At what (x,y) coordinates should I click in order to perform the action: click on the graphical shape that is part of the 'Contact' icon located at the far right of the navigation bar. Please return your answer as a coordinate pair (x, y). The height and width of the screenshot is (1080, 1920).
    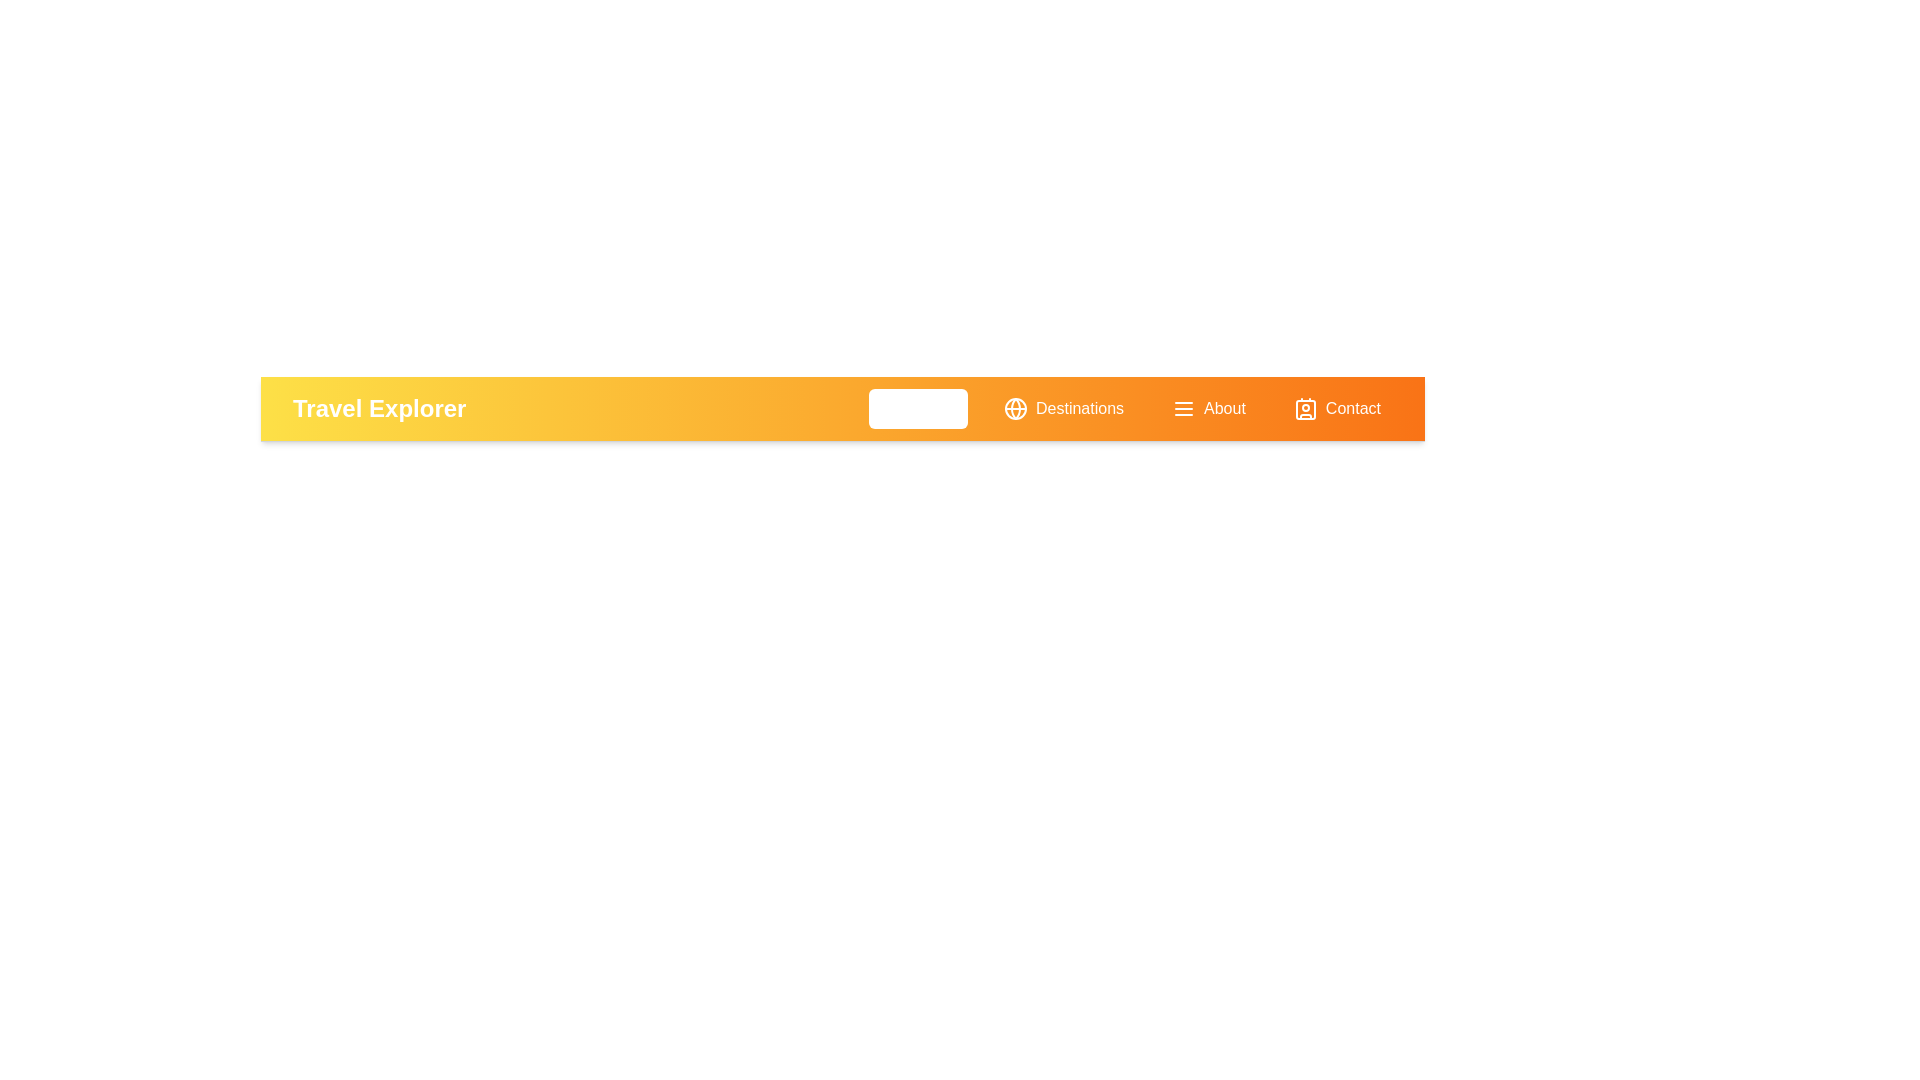
    Looking at the image, I should click on (1305, 409).